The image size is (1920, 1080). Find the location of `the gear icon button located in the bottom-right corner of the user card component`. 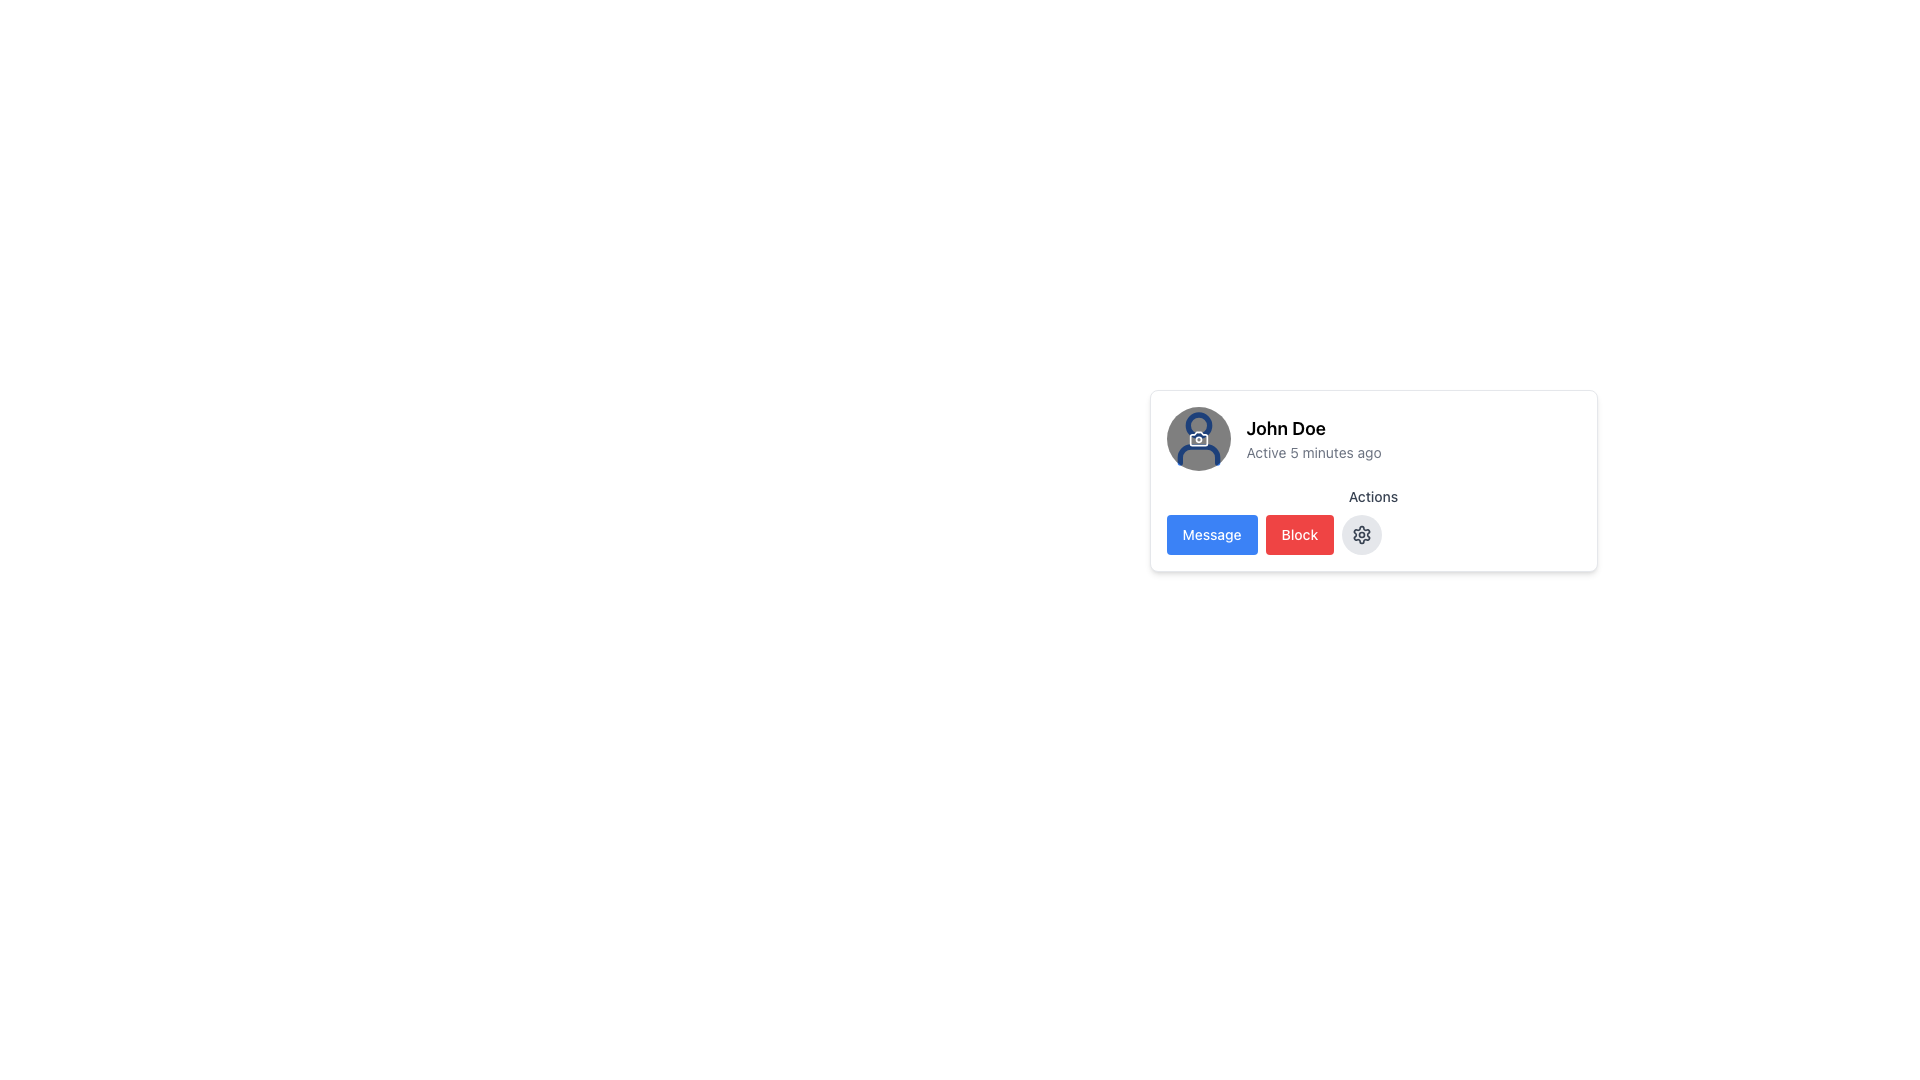

the gear icon button located in the bottom-right corner of the user card component is located at coordinates (1361, 534).